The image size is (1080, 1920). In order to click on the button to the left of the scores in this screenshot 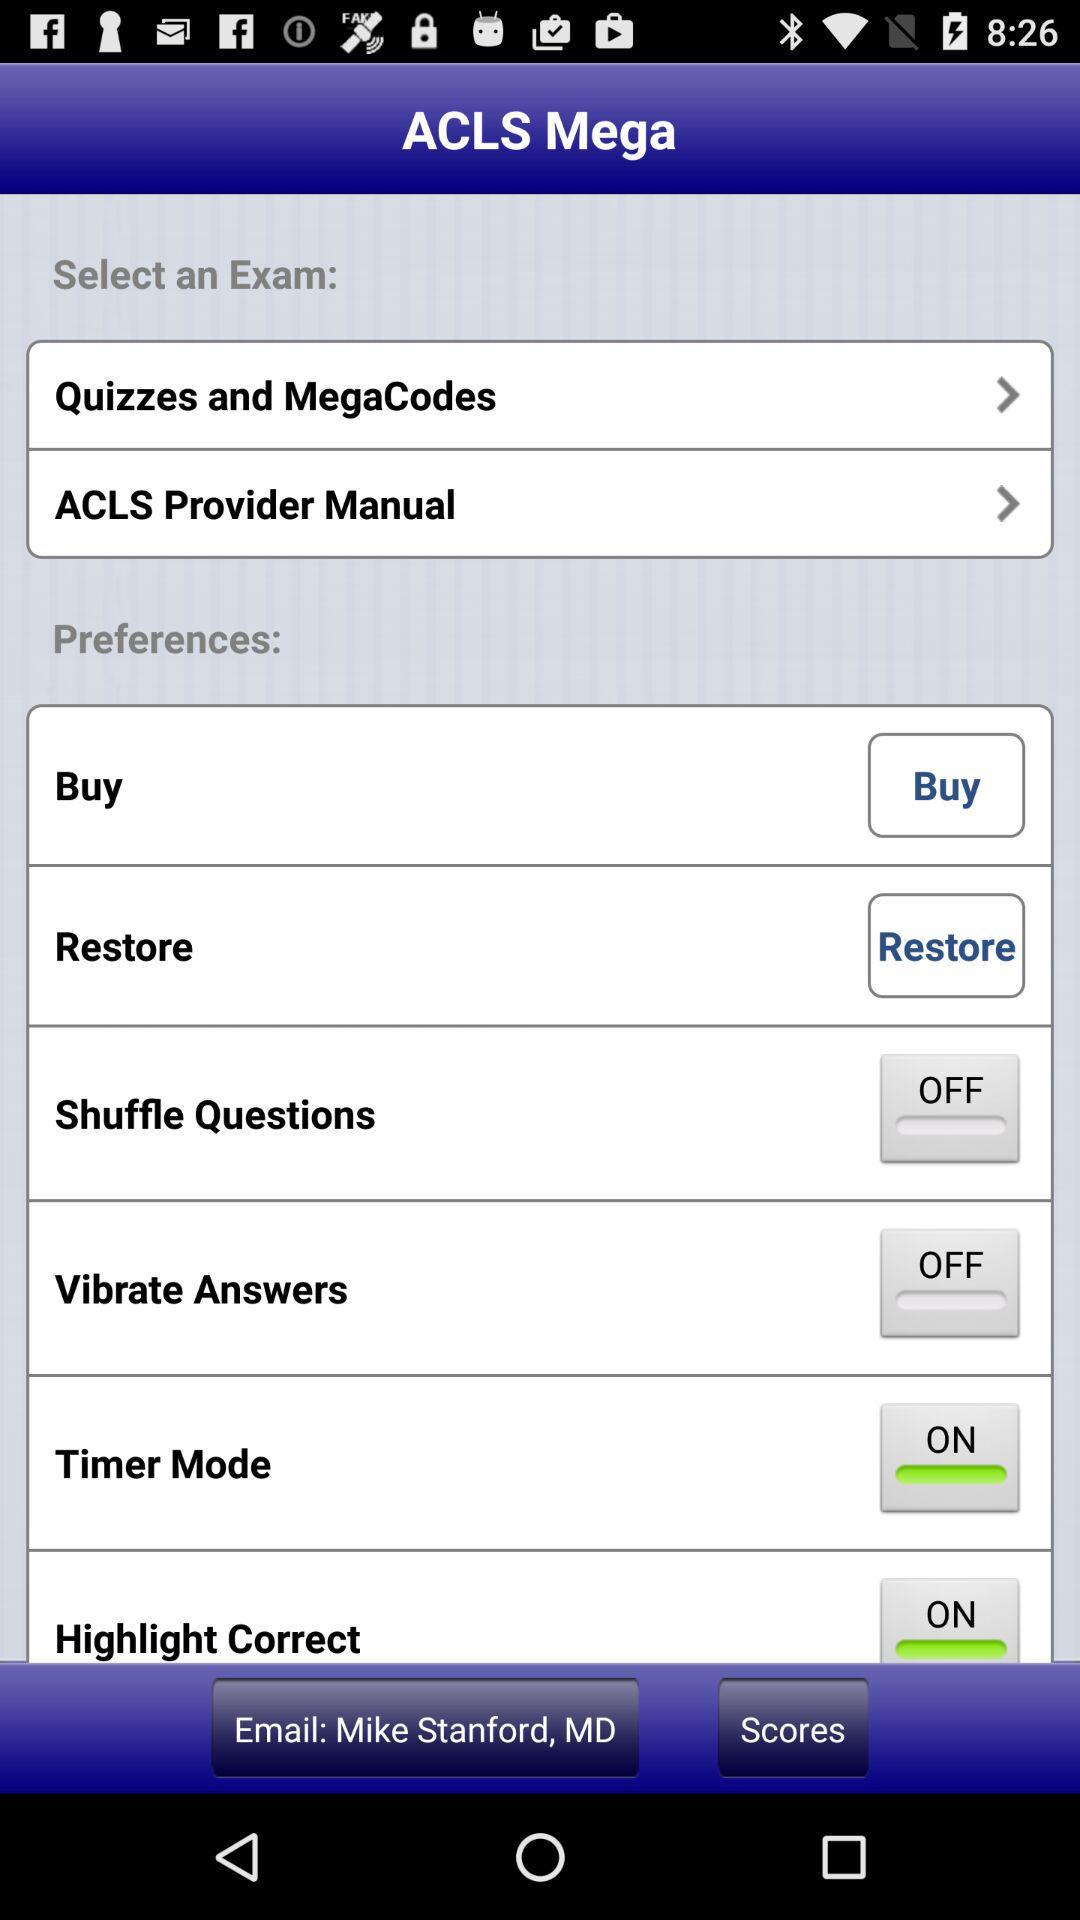, I will do `click(424, 1727)`.